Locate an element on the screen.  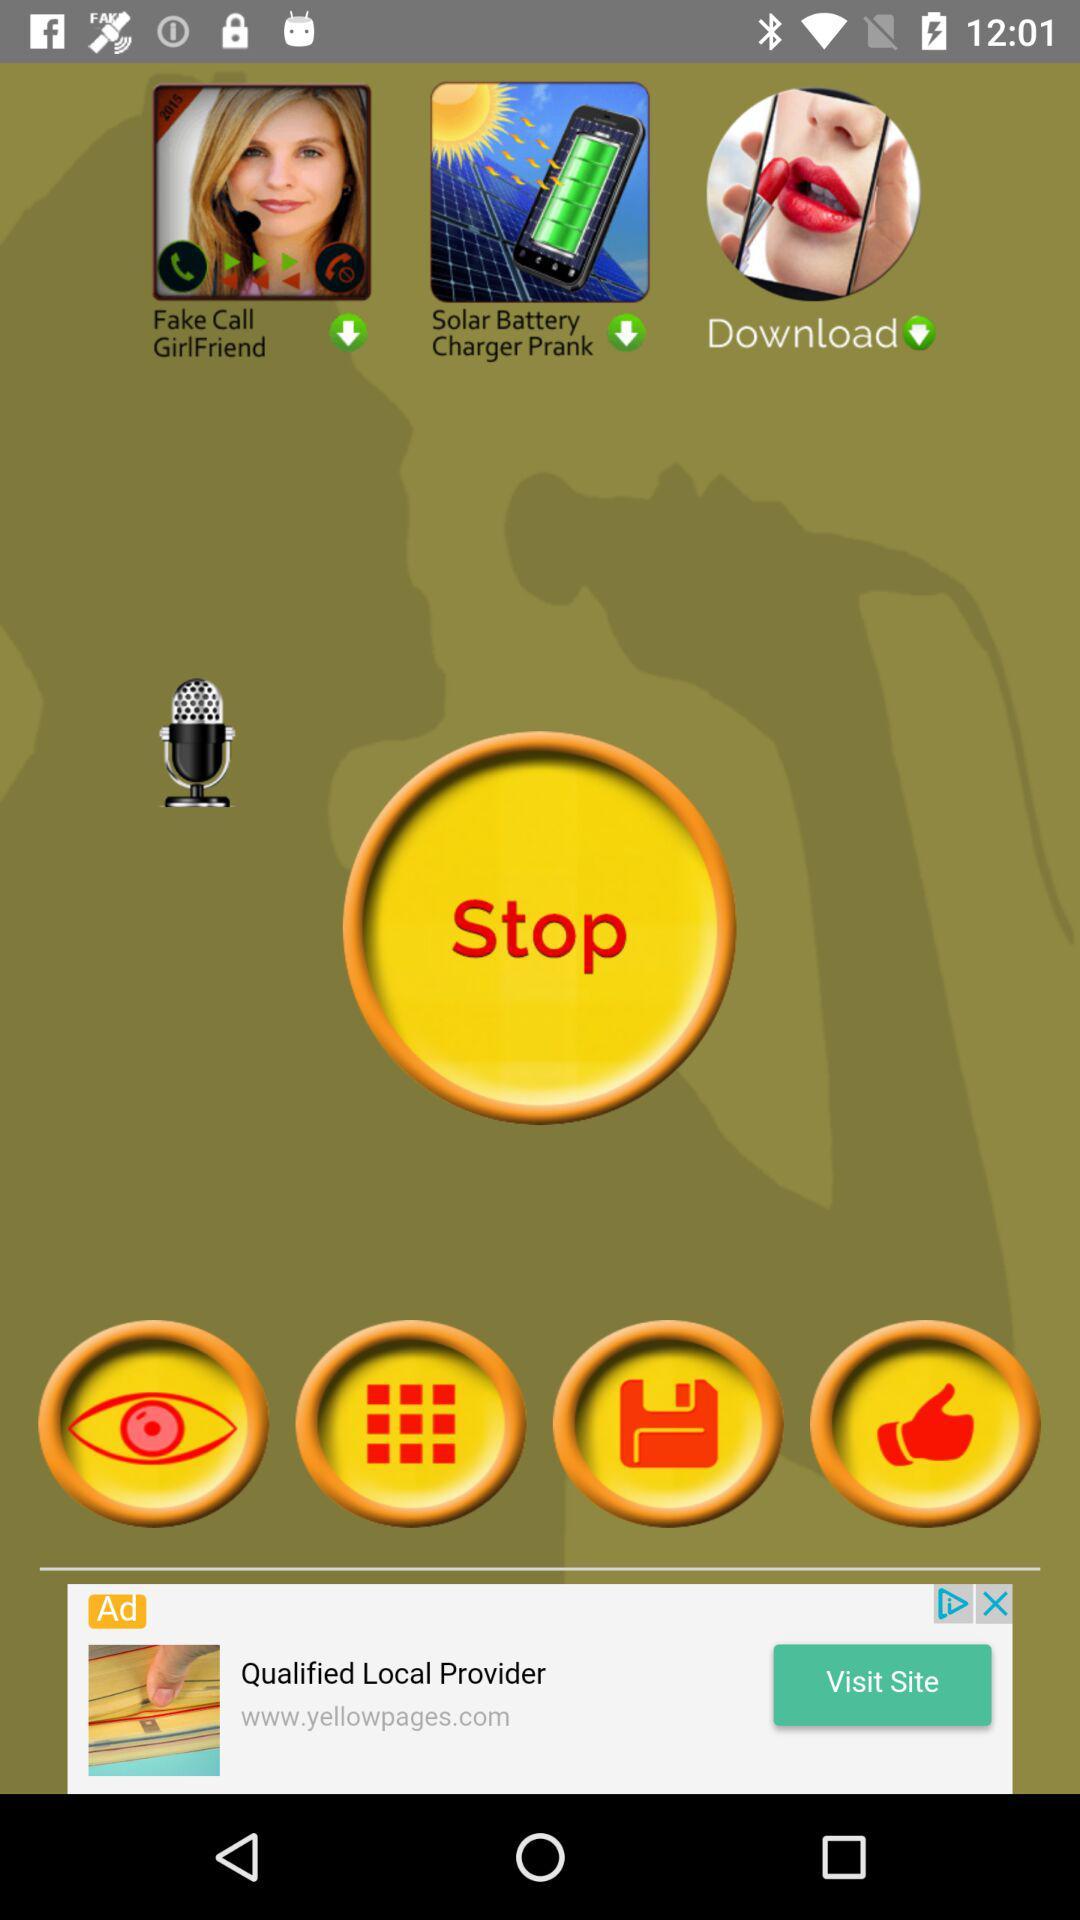
access menu is located at coordinates (410, 1422).